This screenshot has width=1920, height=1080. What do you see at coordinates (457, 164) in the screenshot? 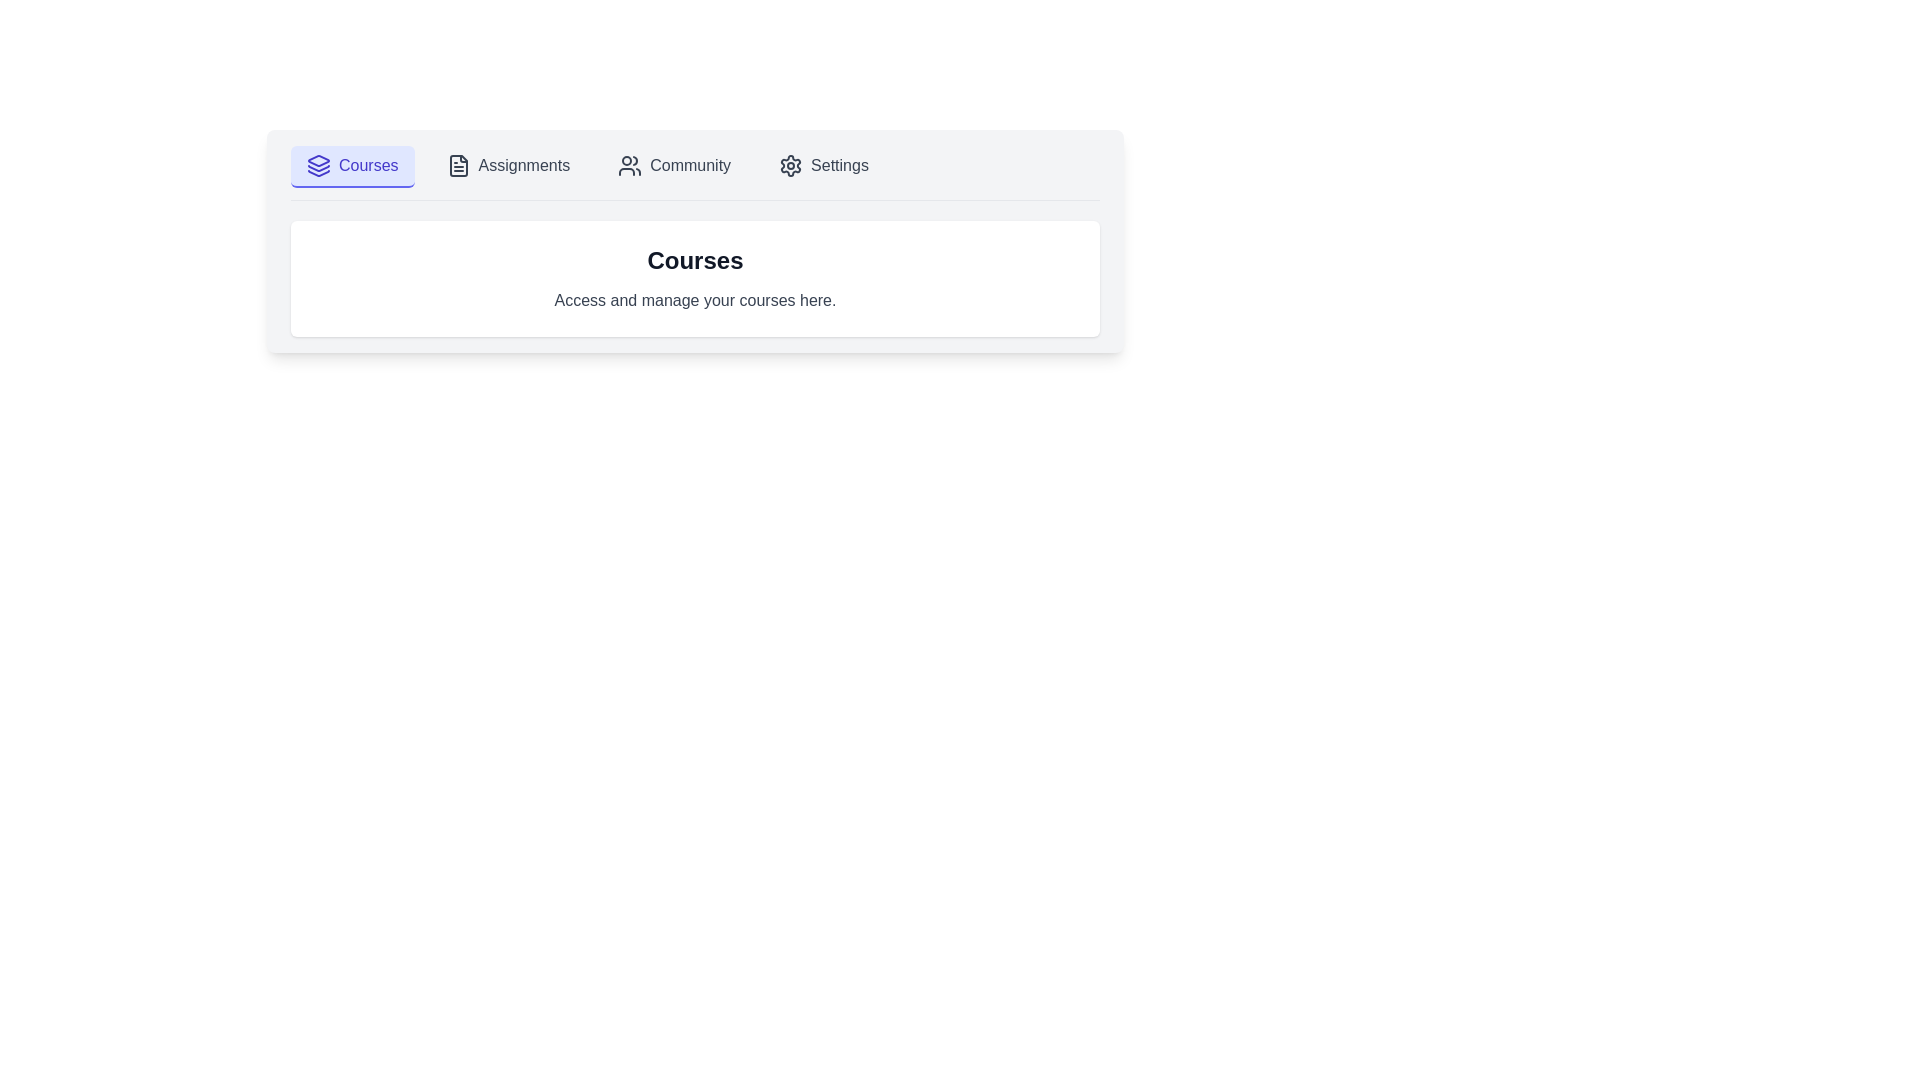
I see `the document icon located to the left of the 'Assignments' button in the navigation bar, characterized by its simplistic outline style and text lines` at bounding box center [457, 164].